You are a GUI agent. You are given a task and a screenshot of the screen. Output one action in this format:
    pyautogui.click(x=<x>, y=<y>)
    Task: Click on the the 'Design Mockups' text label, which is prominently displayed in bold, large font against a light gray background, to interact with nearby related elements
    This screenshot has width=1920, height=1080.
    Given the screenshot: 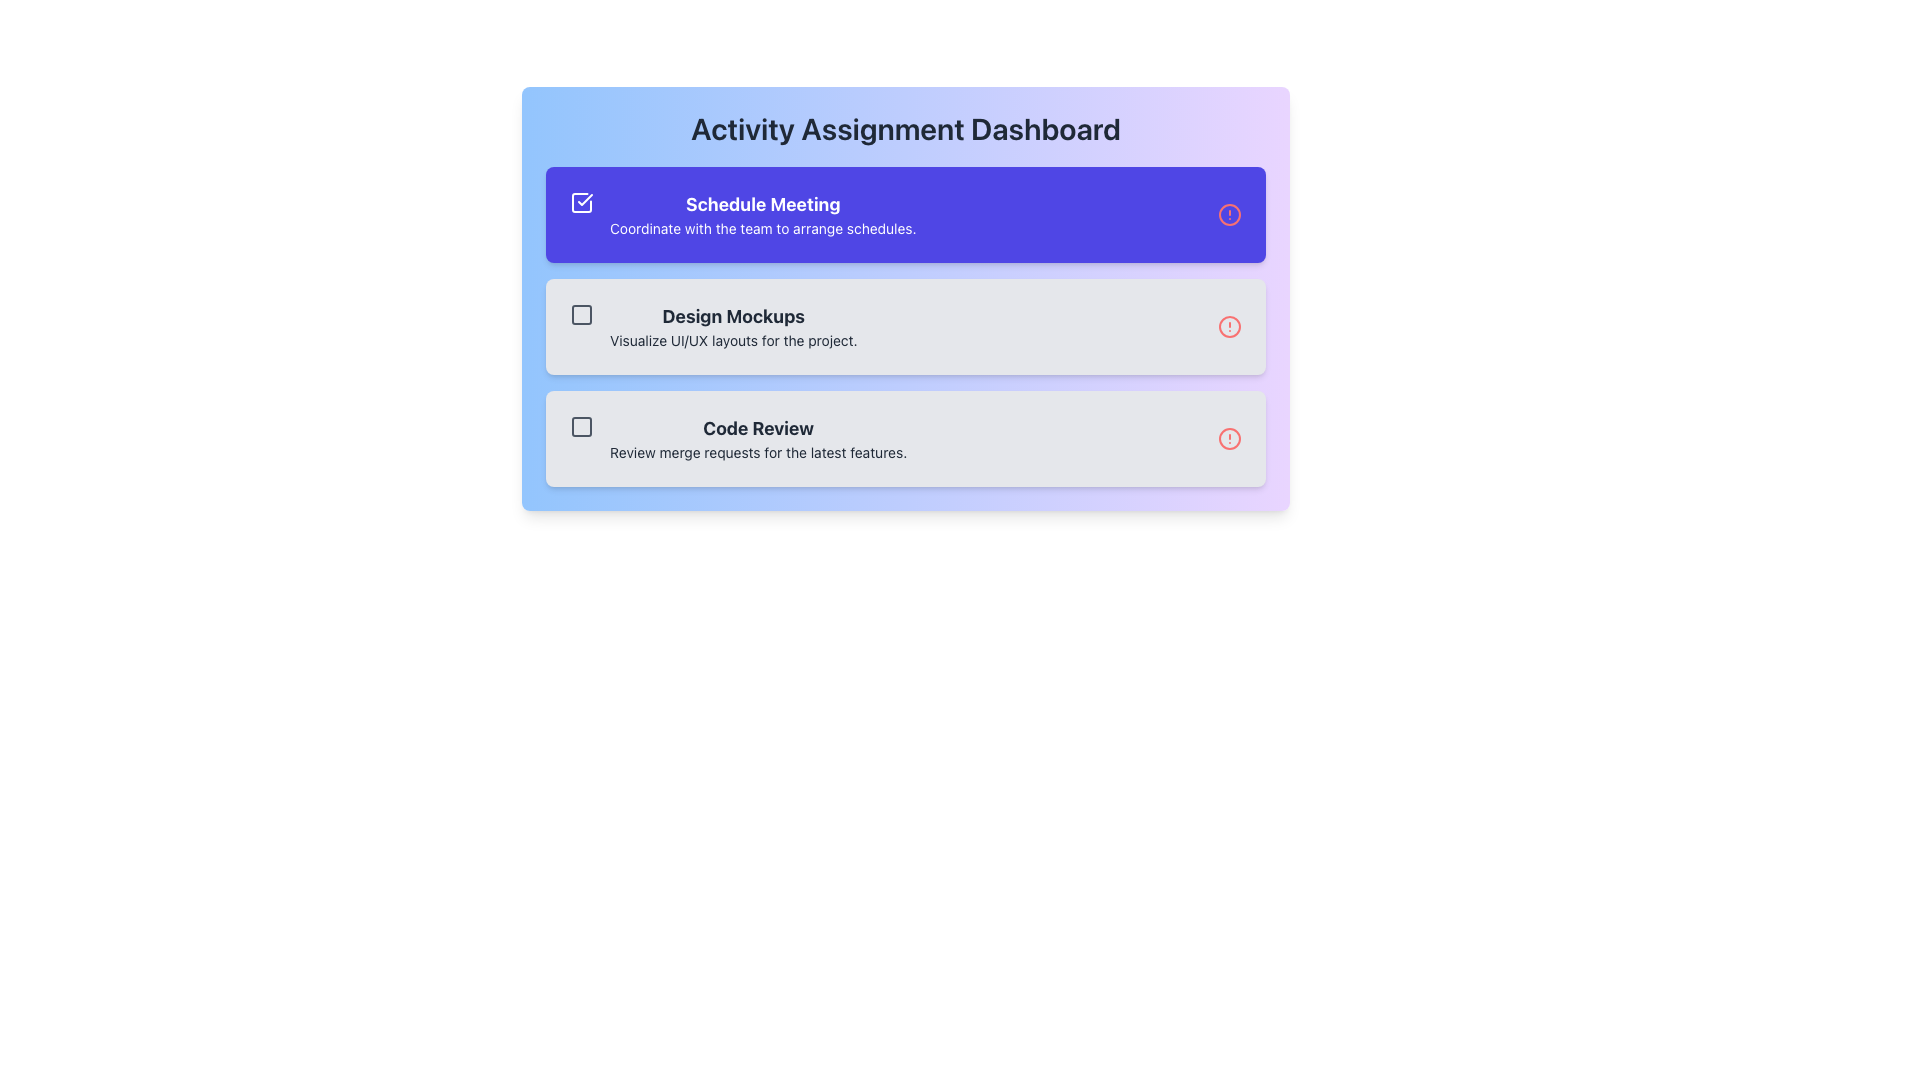 What is the action you would take?
    pyautogui.click(x=732, y=315)
    